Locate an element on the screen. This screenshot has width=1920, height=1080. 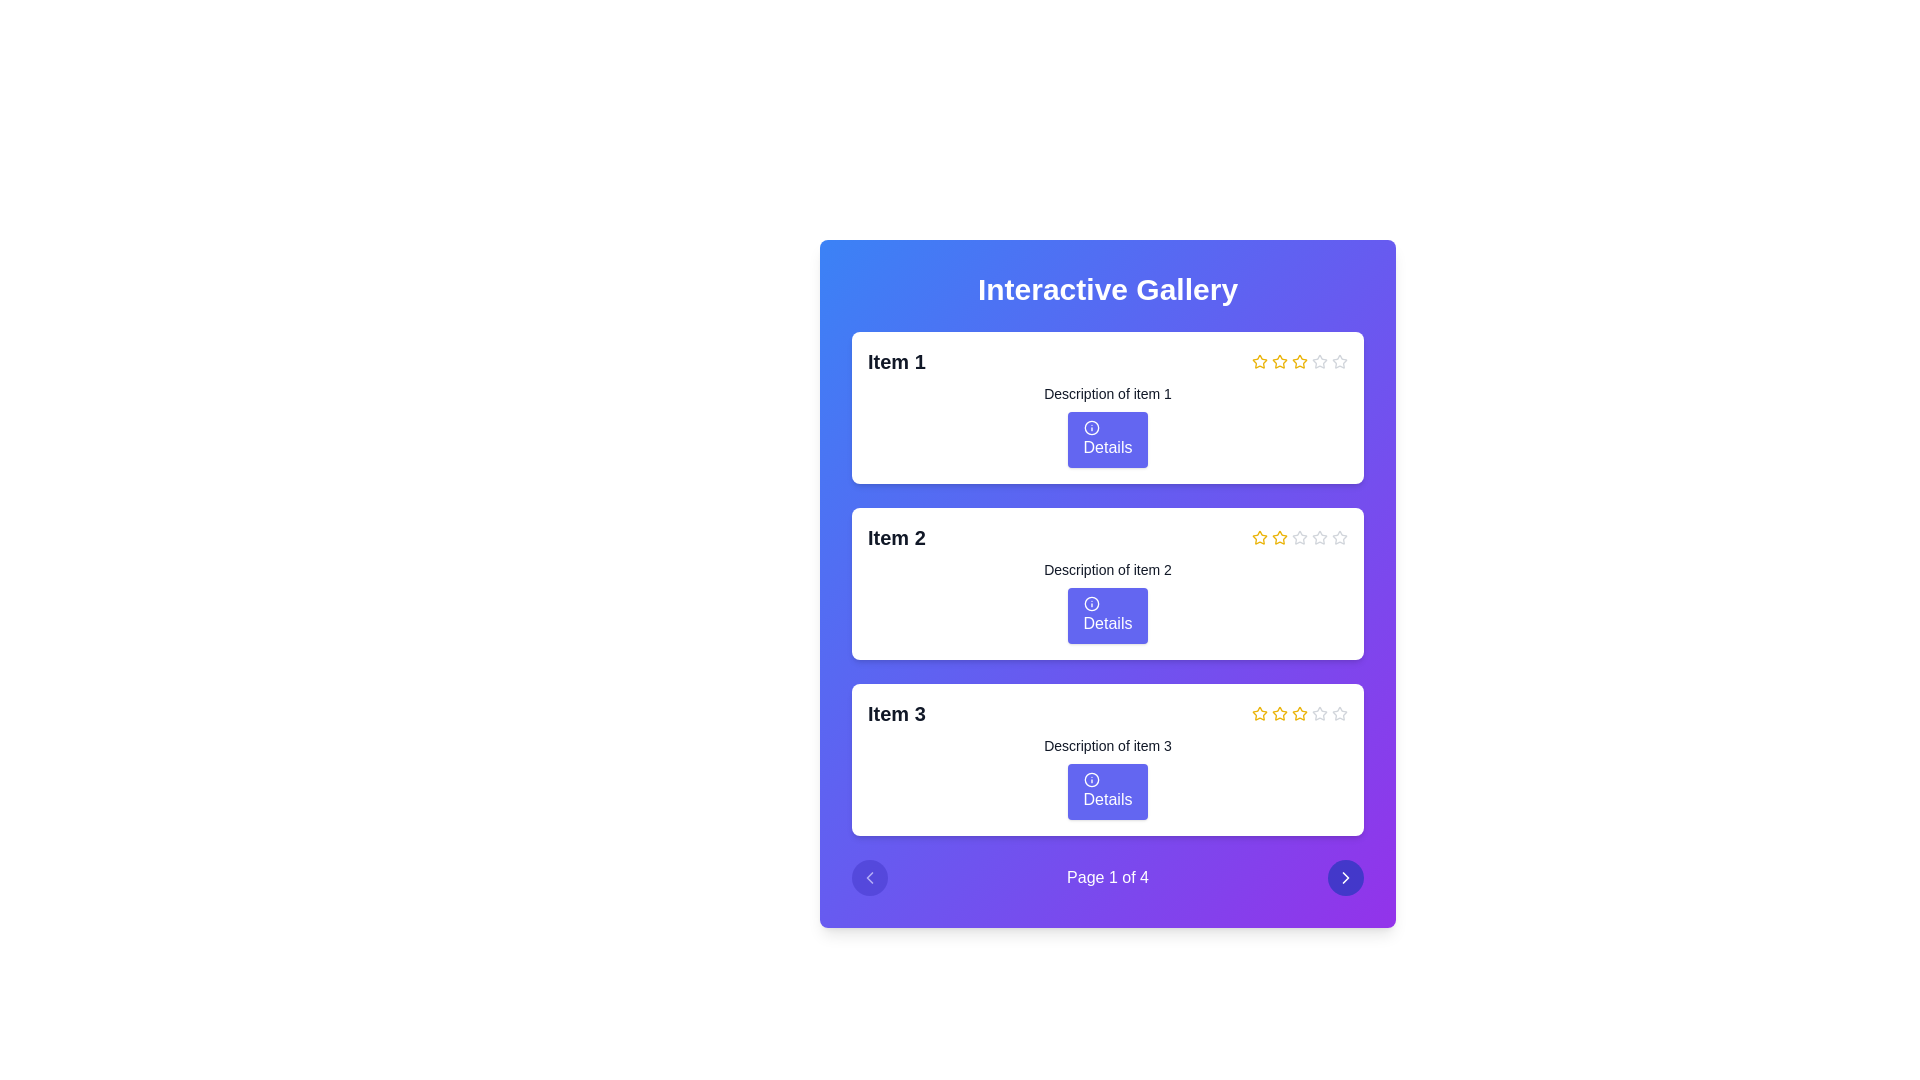
the second yellow star icon in the rating system for 'Item 3' is located at coordinates (1280, 712).